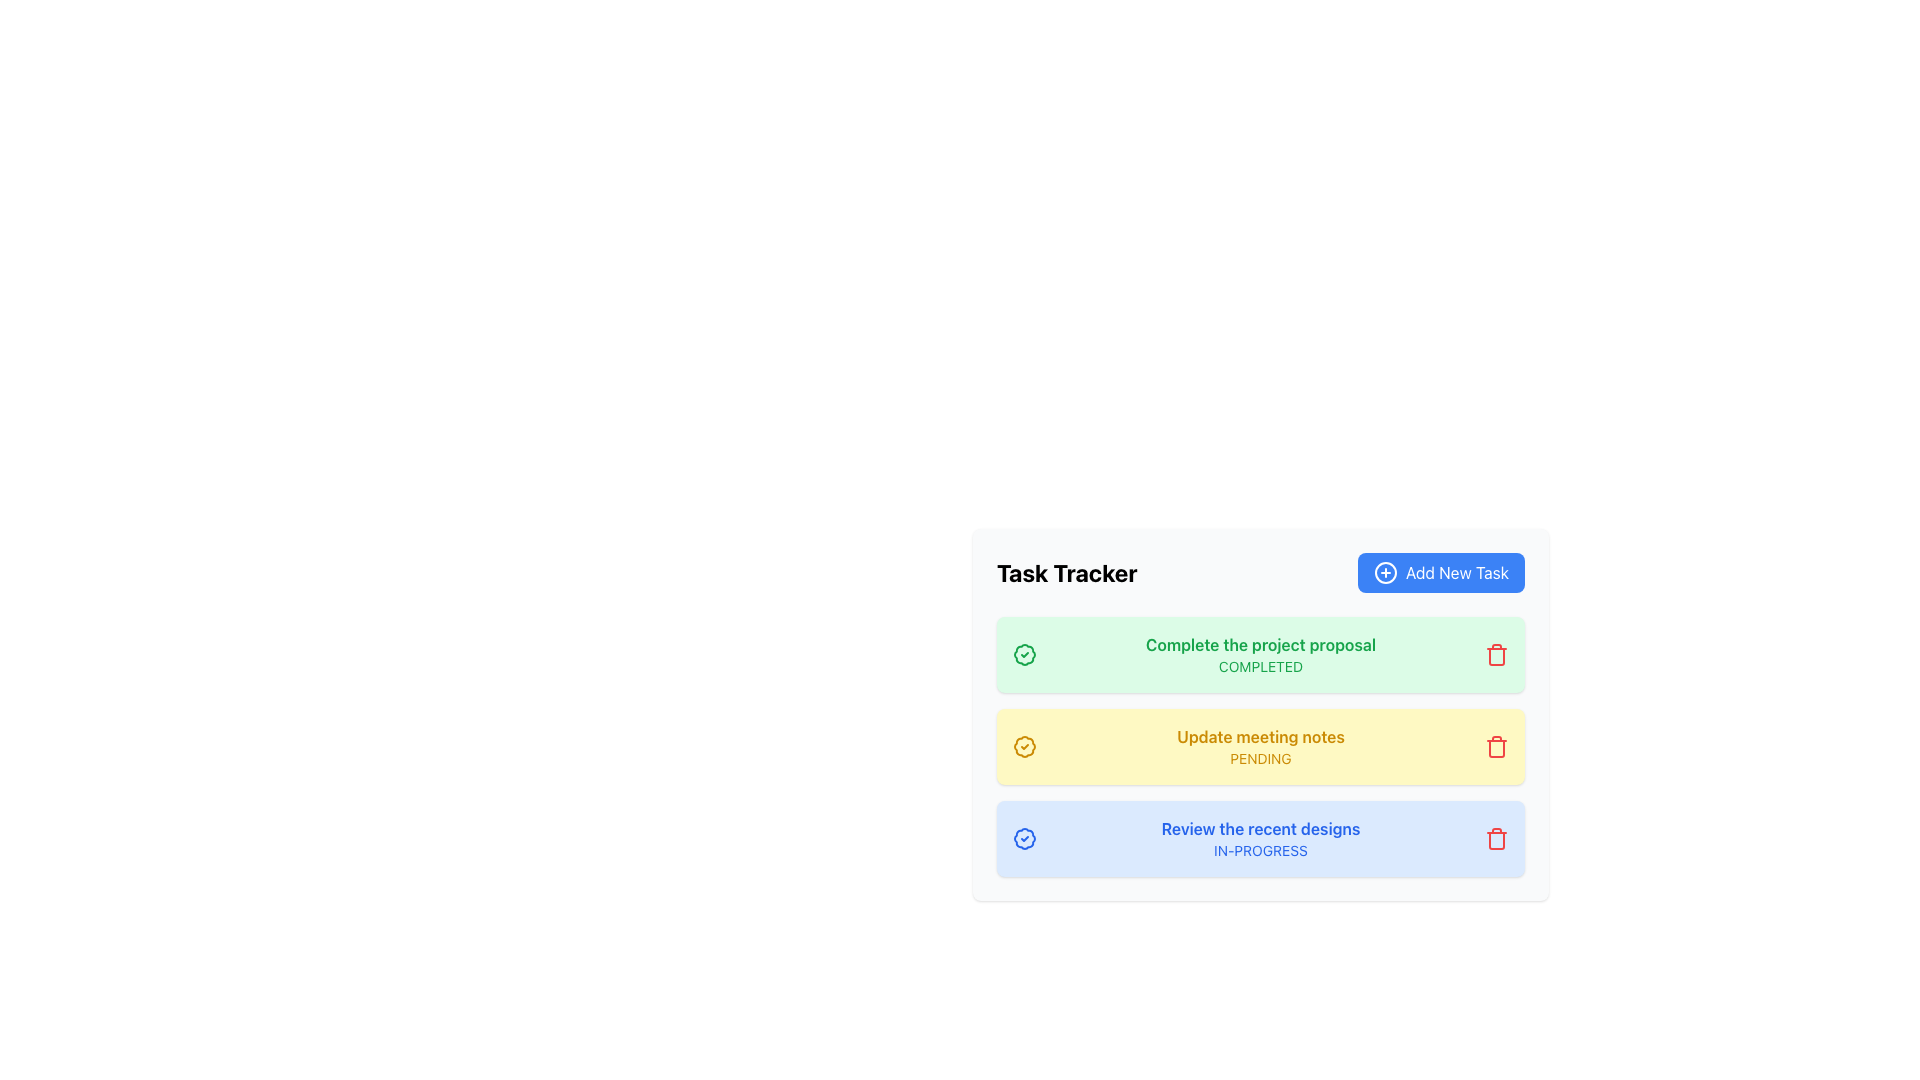  What do you see at coordinates (1260, 829) in the screenshot?
I see `text label displaying 'Review the recent designs', which is the title of the third task in the task board` at bounding box center [1260, 829].